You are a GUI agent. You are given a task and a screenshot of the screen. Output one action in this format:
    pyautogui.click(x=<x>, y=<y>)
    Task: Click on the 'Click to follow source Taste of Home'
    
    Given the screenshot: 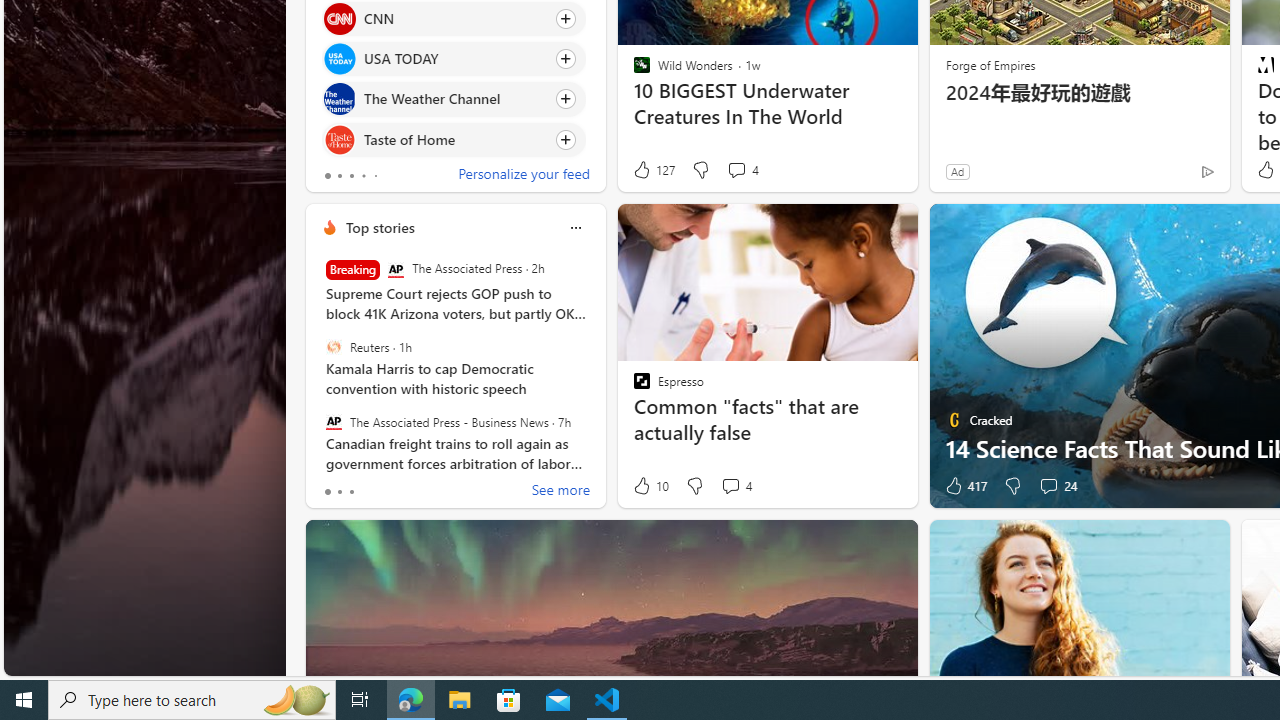 What is the action you would take?
    pyautogui.click(x=452, y=138)
    